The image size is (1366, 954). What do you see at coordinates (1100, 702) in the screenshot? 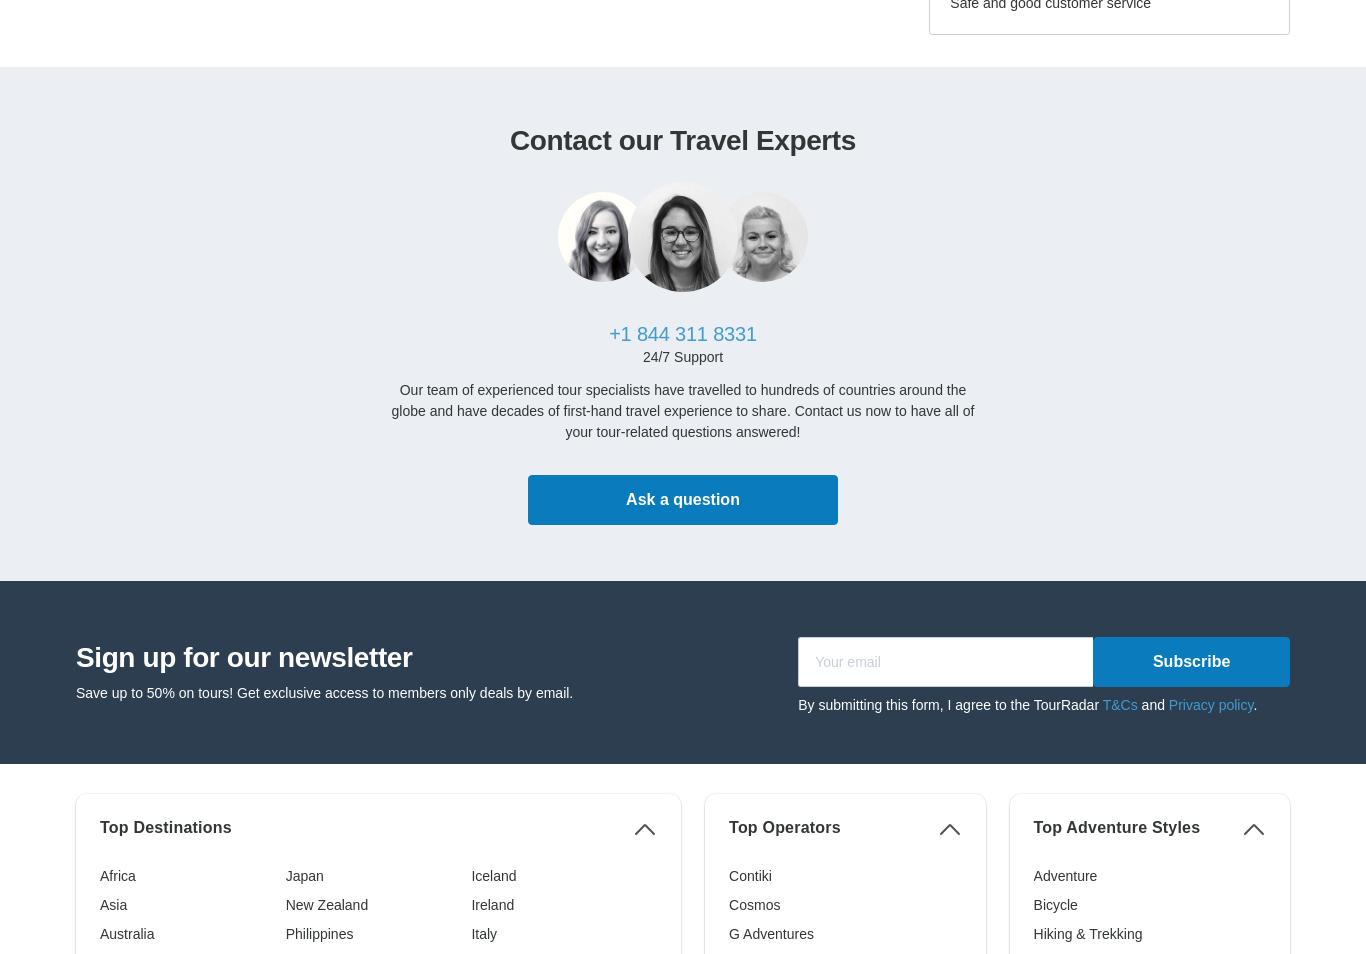
I see `'T&Cs'` at bounding box center [1100, 702].